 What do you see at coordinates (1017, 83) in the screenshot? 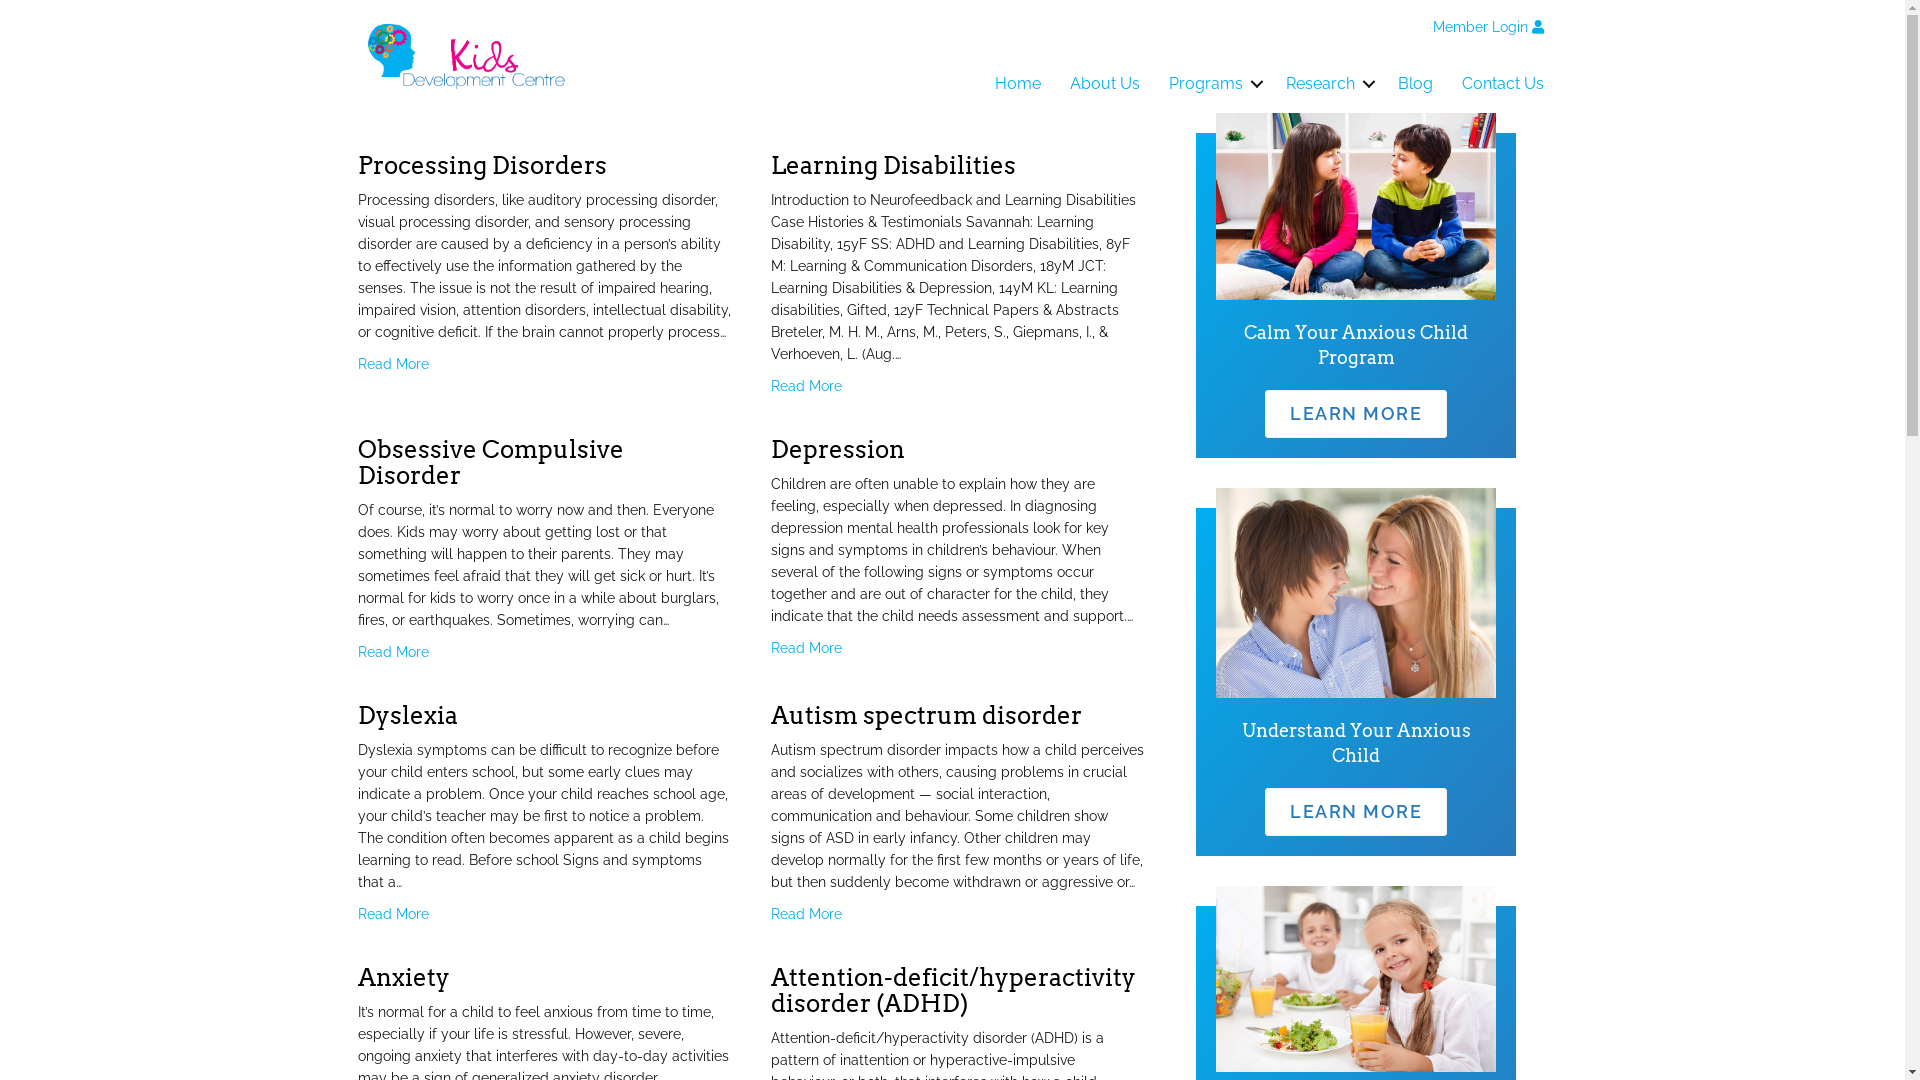
I see `'Home'` at bounding box center [1017, 83].